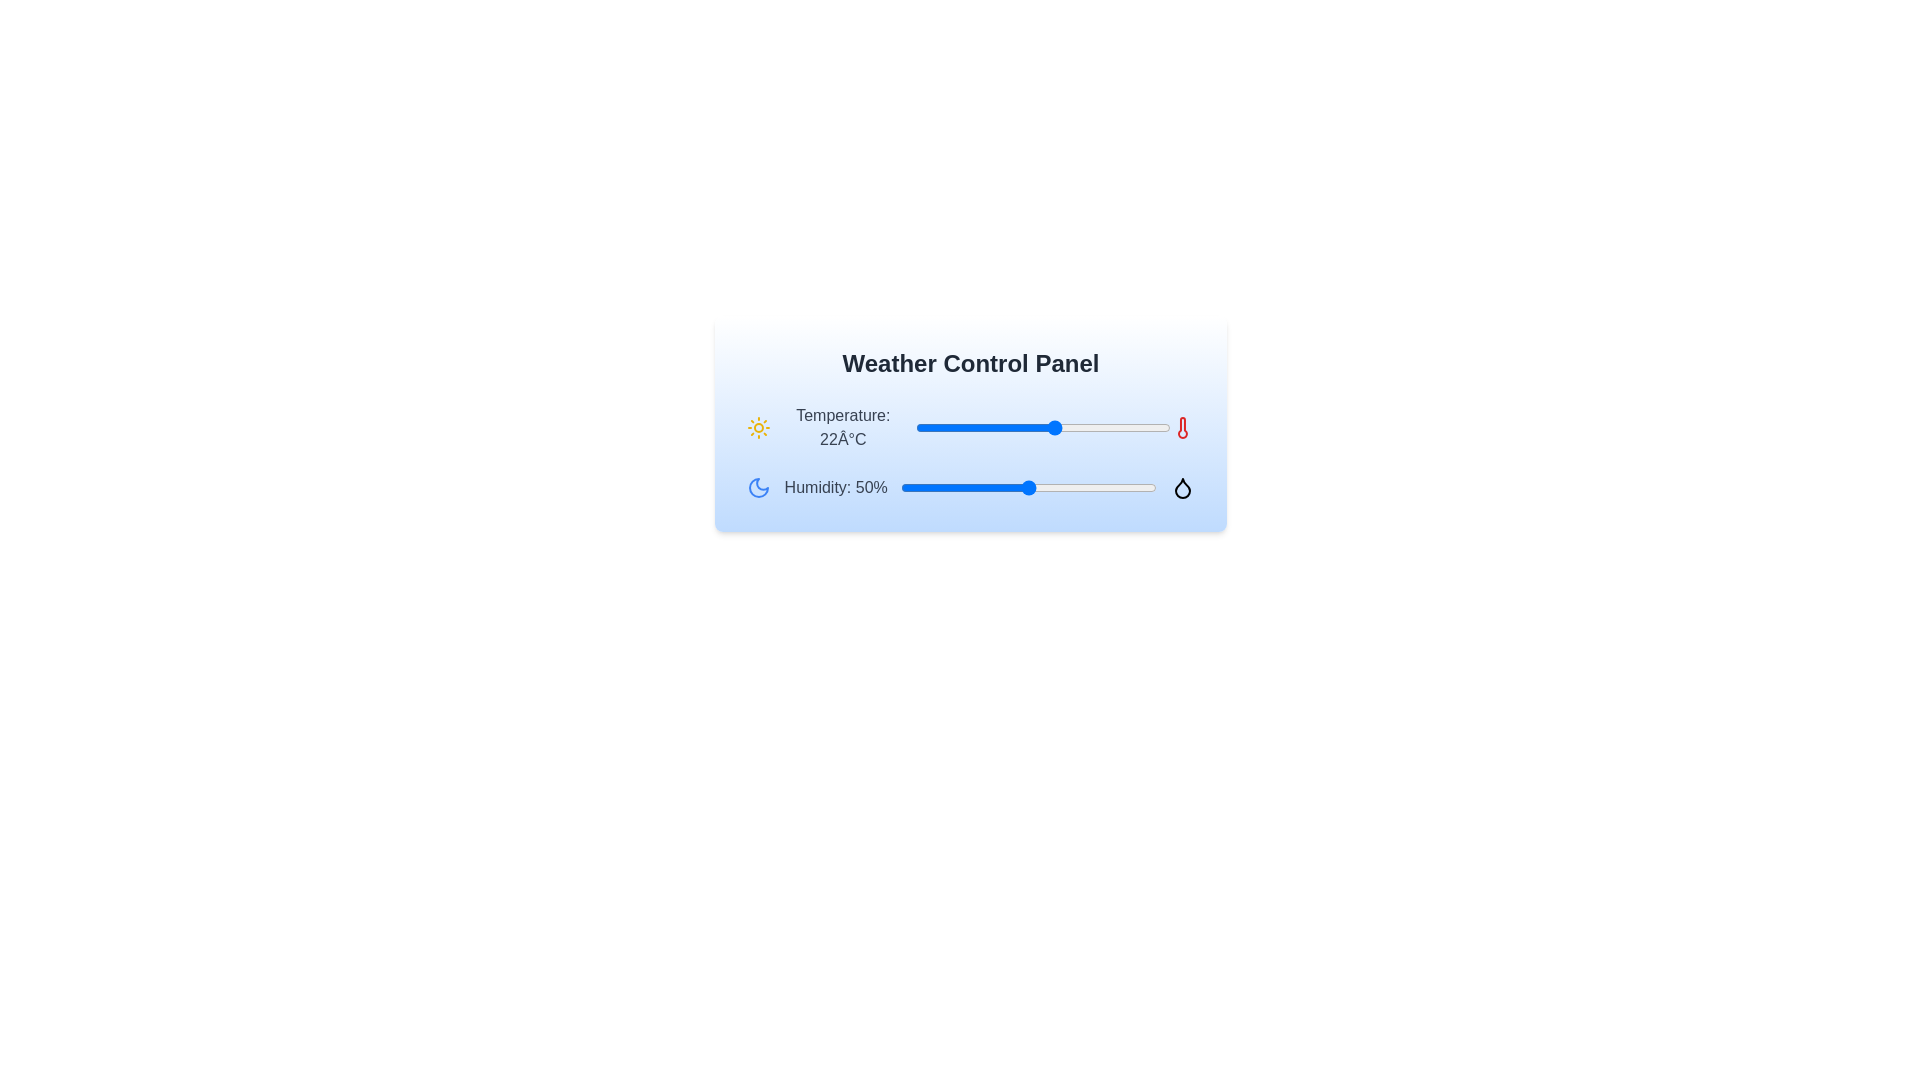 The width and height of the screenshot is (1920, 1080). What do you see at coordinates (970, 488) in the screenshot?
I see `the humidity slider to set the humidity to 27%` at bounding box center [970, 488].